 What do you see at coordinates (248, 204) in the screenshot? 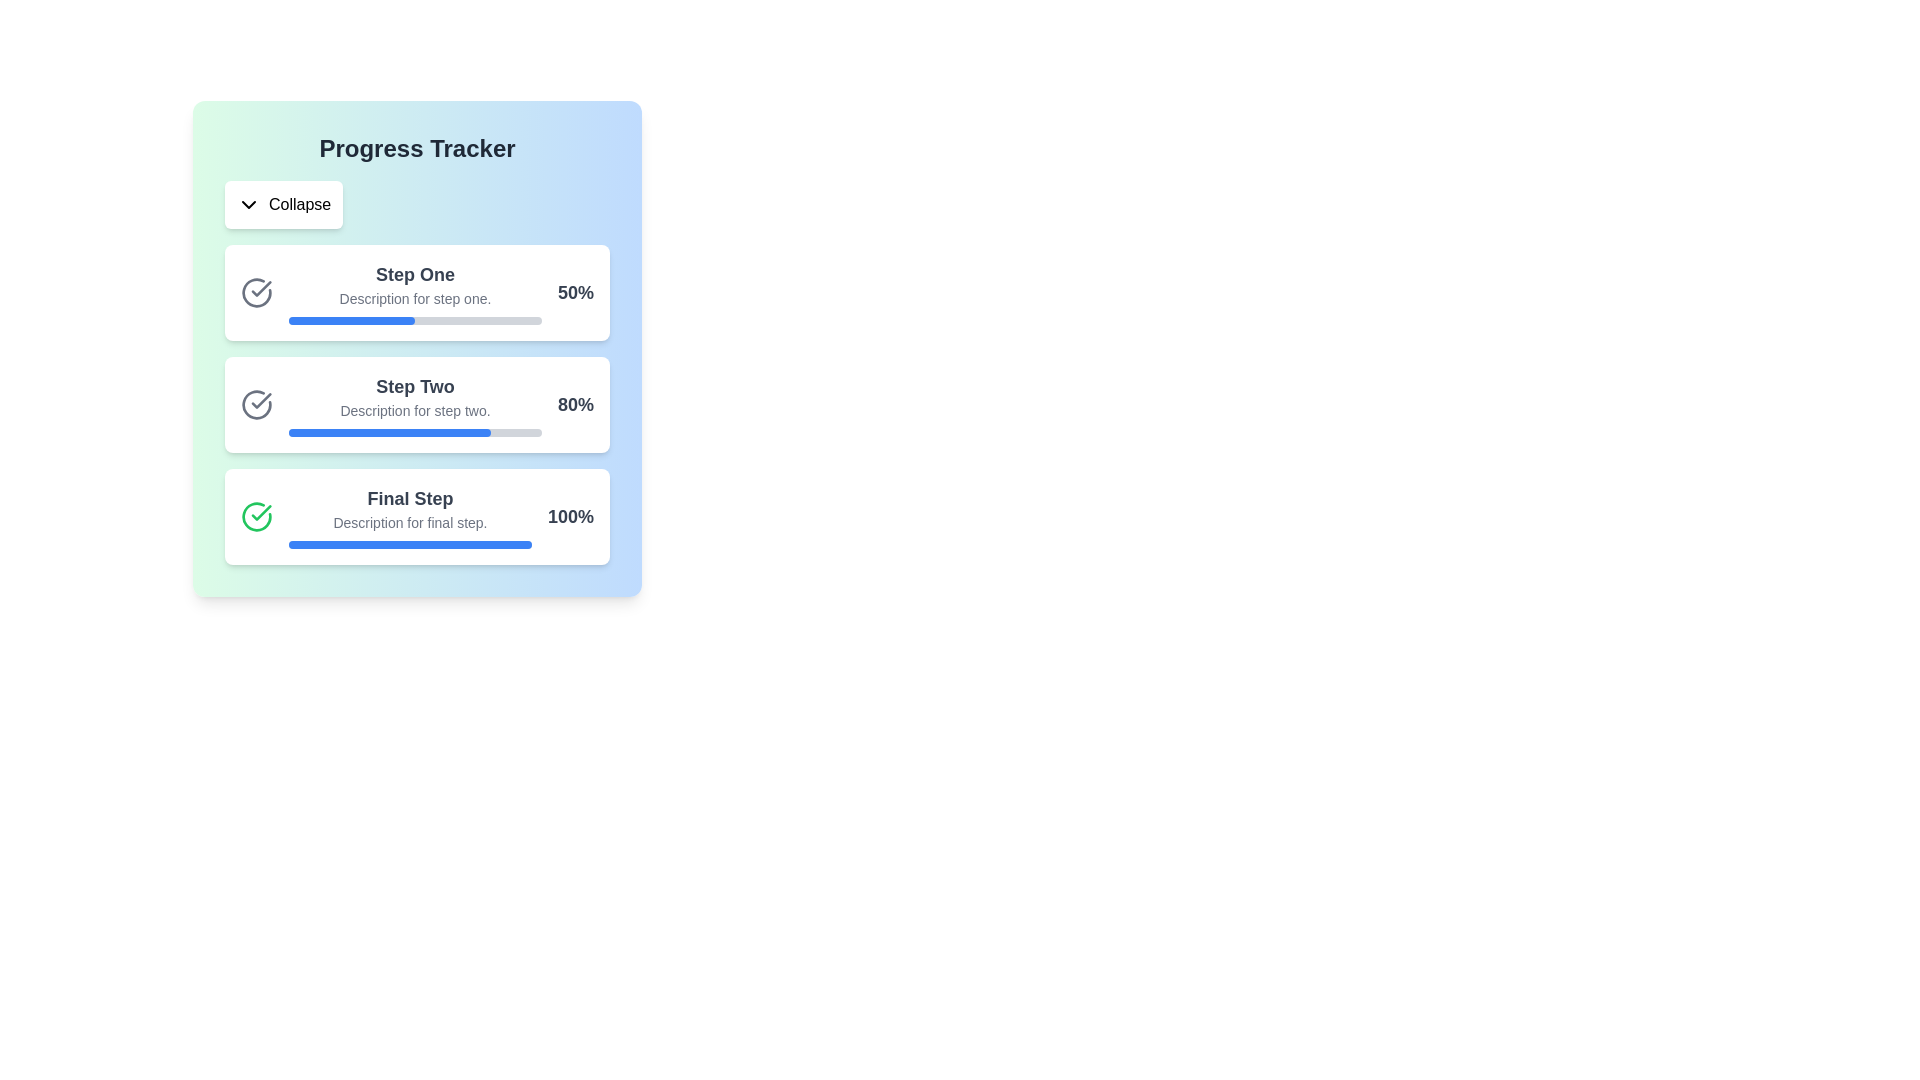
I see `the downward-facing chevron icon located in the top-left section of the interface` at bounding box center [248, 204].